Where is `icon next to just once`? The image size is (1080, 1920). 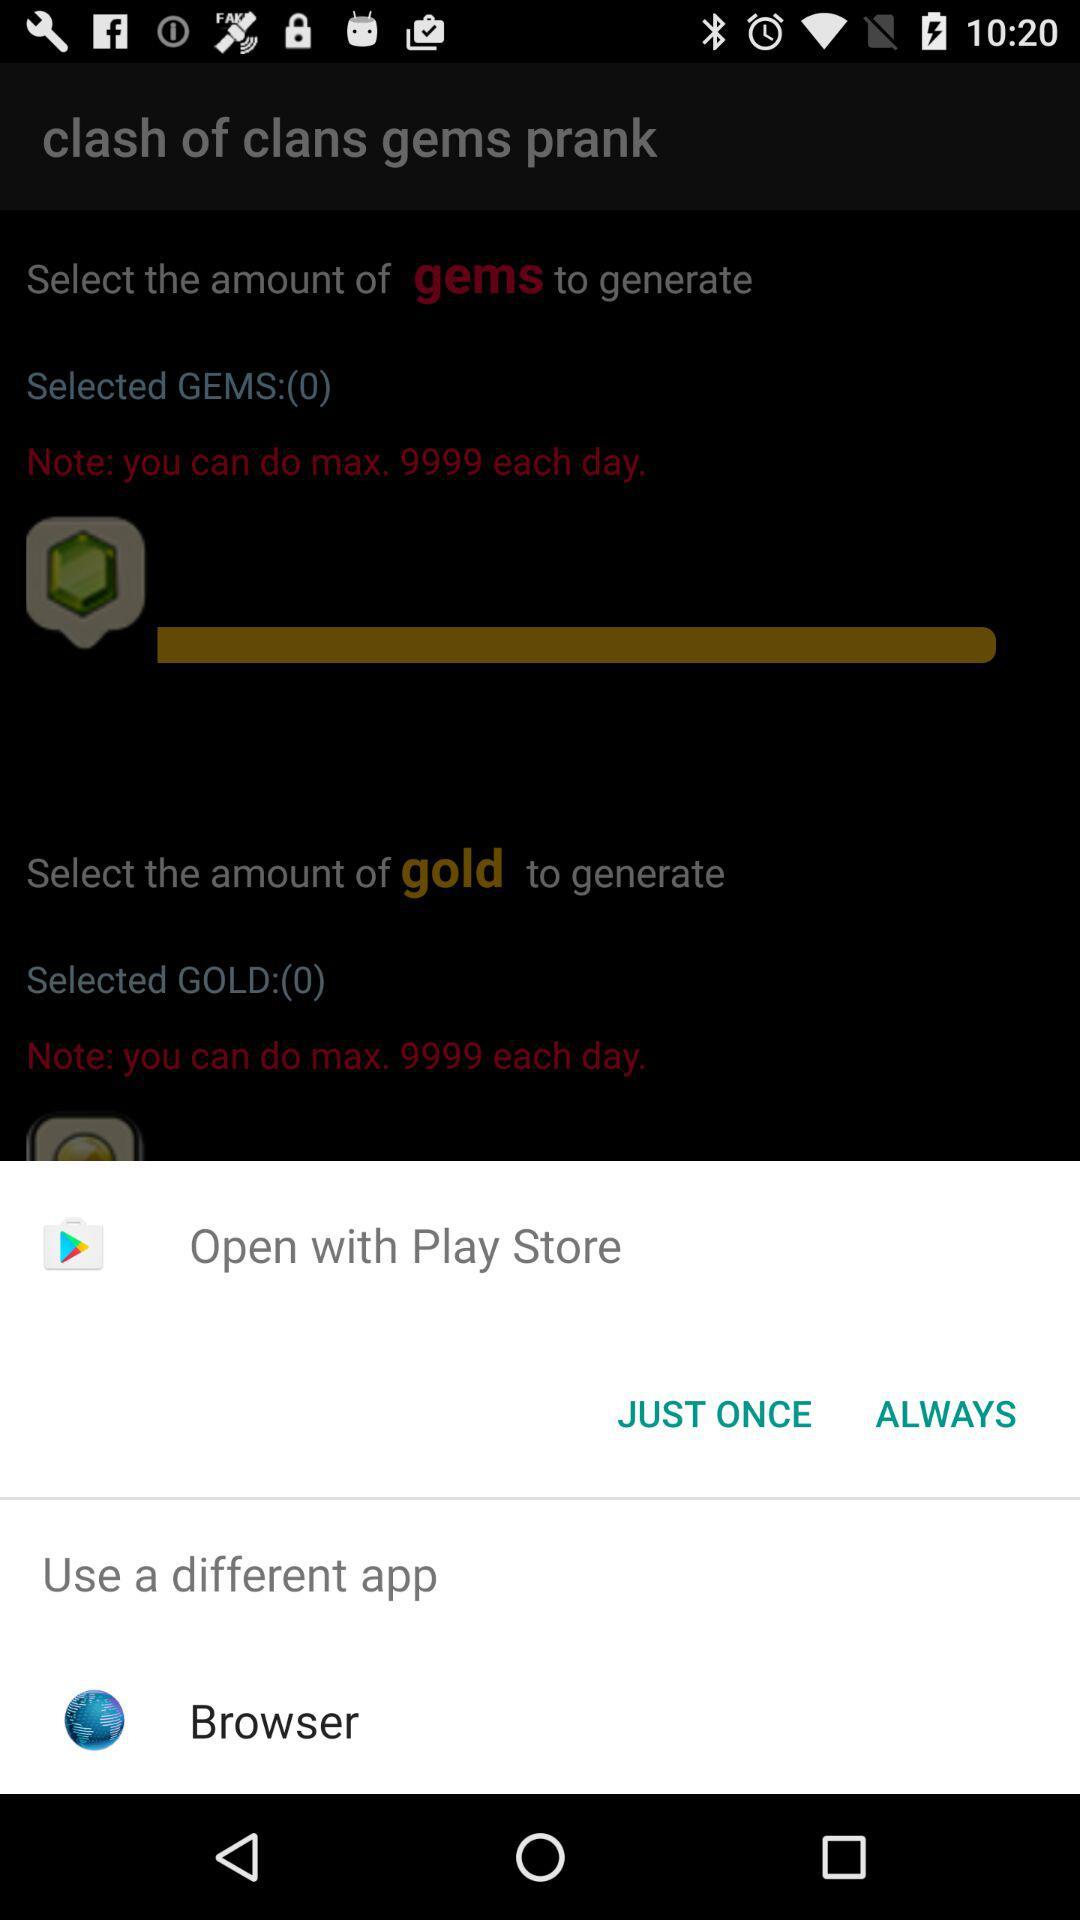
icon next to just once is located at coordinates (945, 1411).